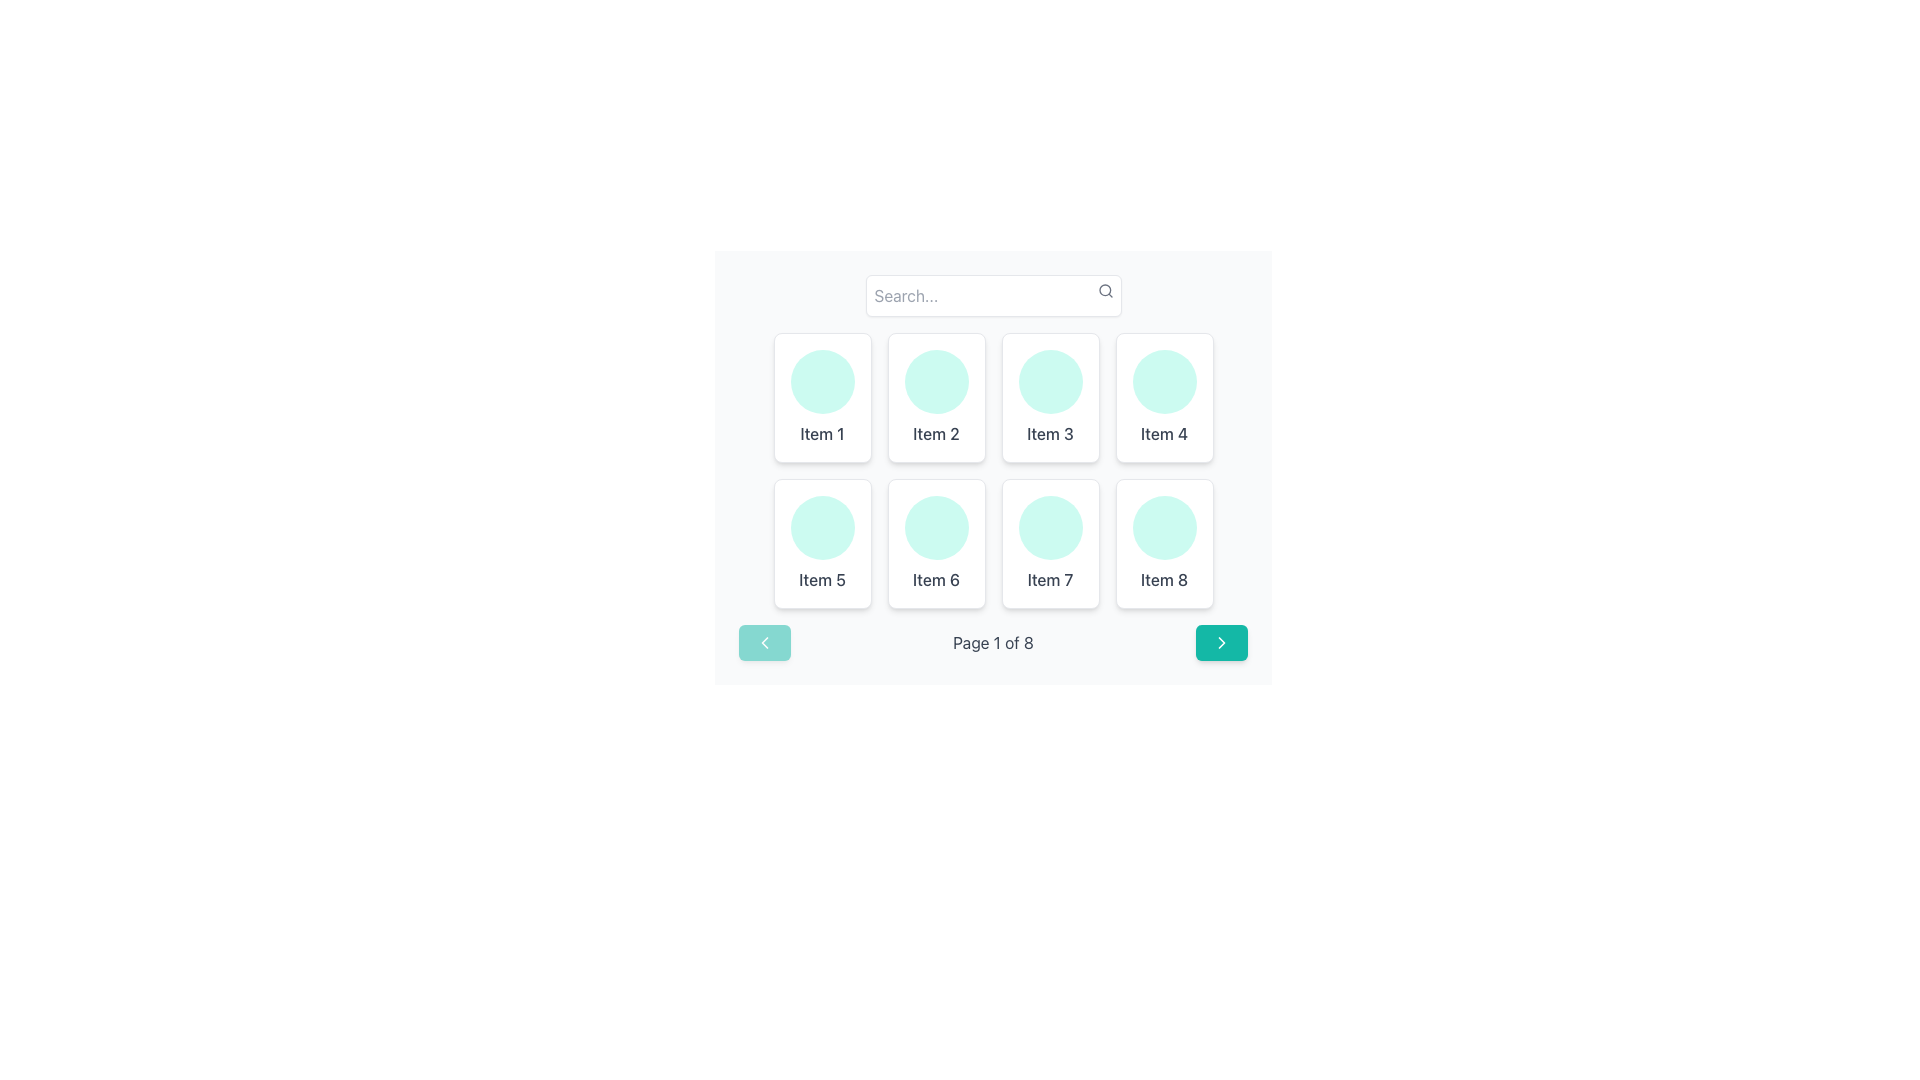 The width and height of the screenshot is (1920, 1080). I want to click on the gray magnifying glass search icon located at the top right corner of the search input field, so click(1104, 290).